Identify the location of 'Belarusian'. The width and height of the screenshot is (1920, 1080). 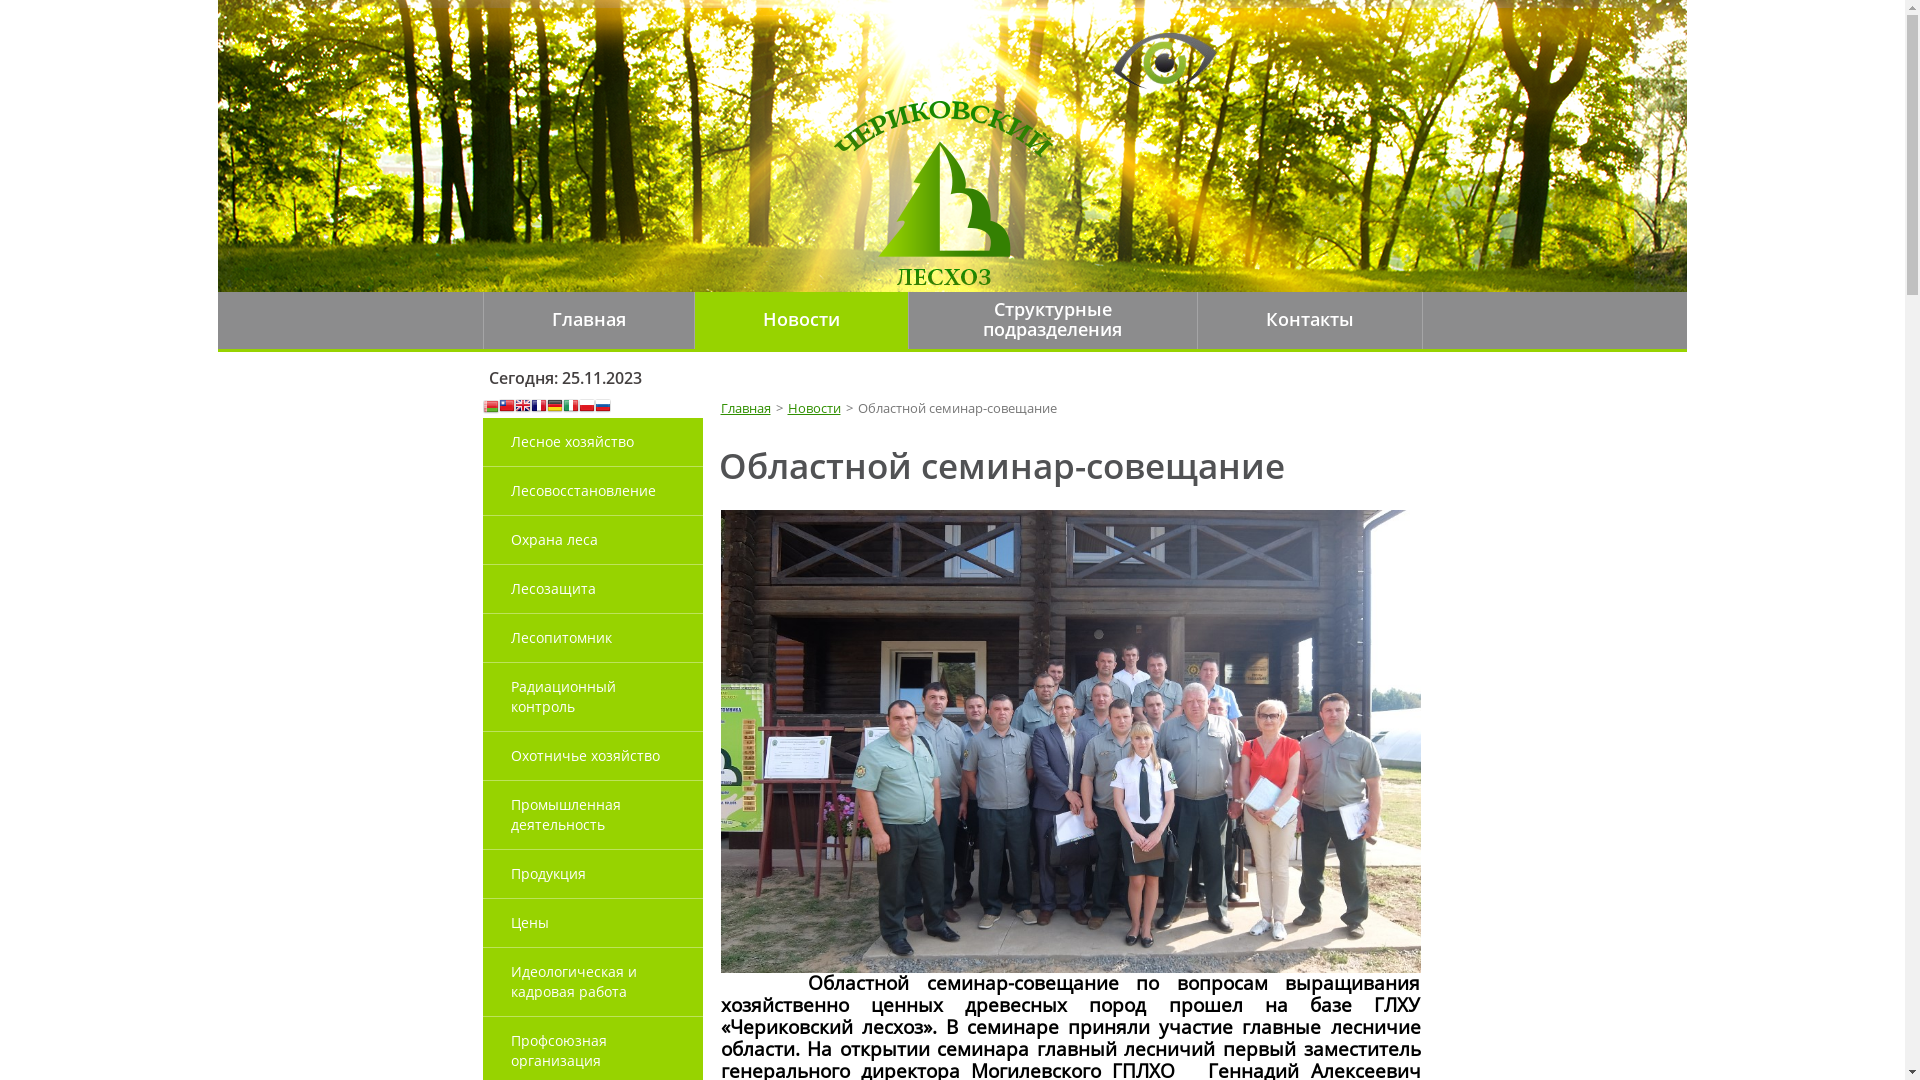
(489, 406).